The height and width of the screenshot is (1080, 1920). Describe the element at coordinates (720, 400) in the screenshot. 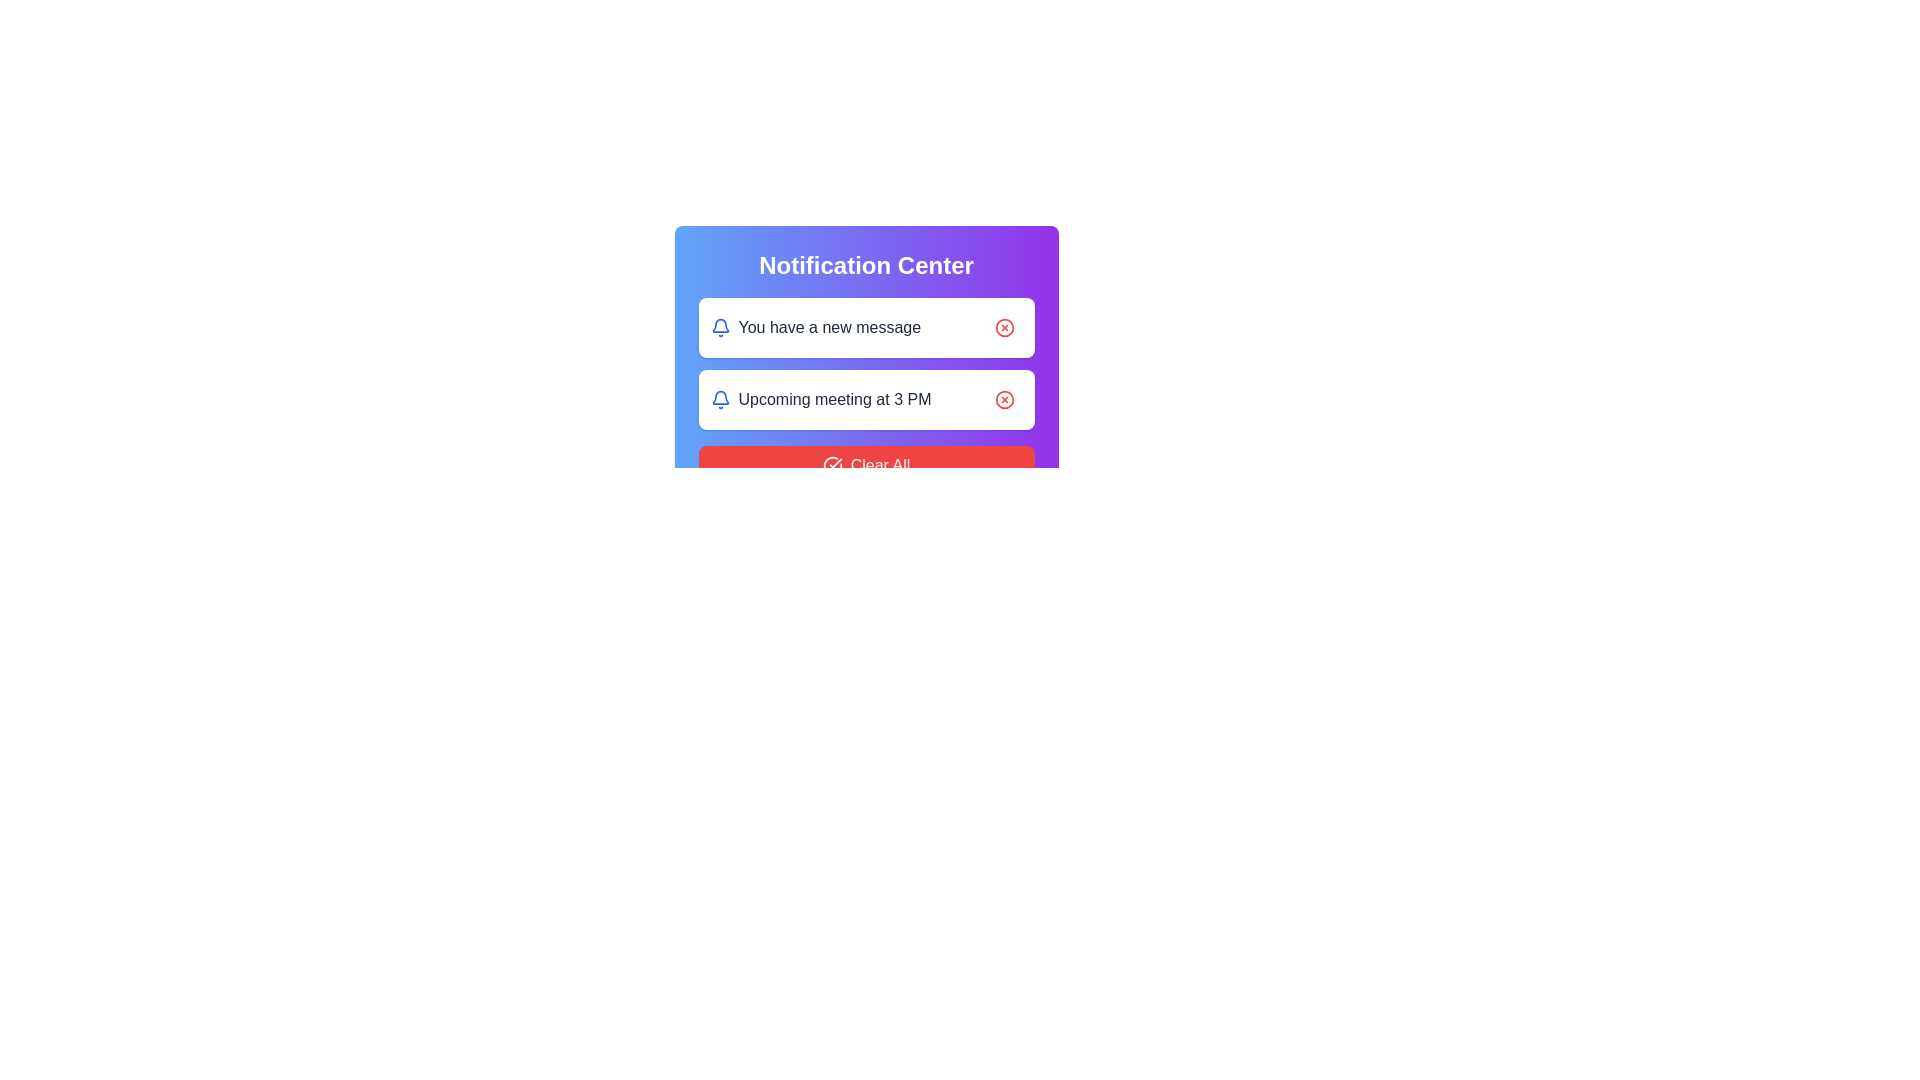

I see `the blue bell icon located to the left of the text 'Upcoming meeting at 3 PM' in the second entry of the notification panel` at that location.